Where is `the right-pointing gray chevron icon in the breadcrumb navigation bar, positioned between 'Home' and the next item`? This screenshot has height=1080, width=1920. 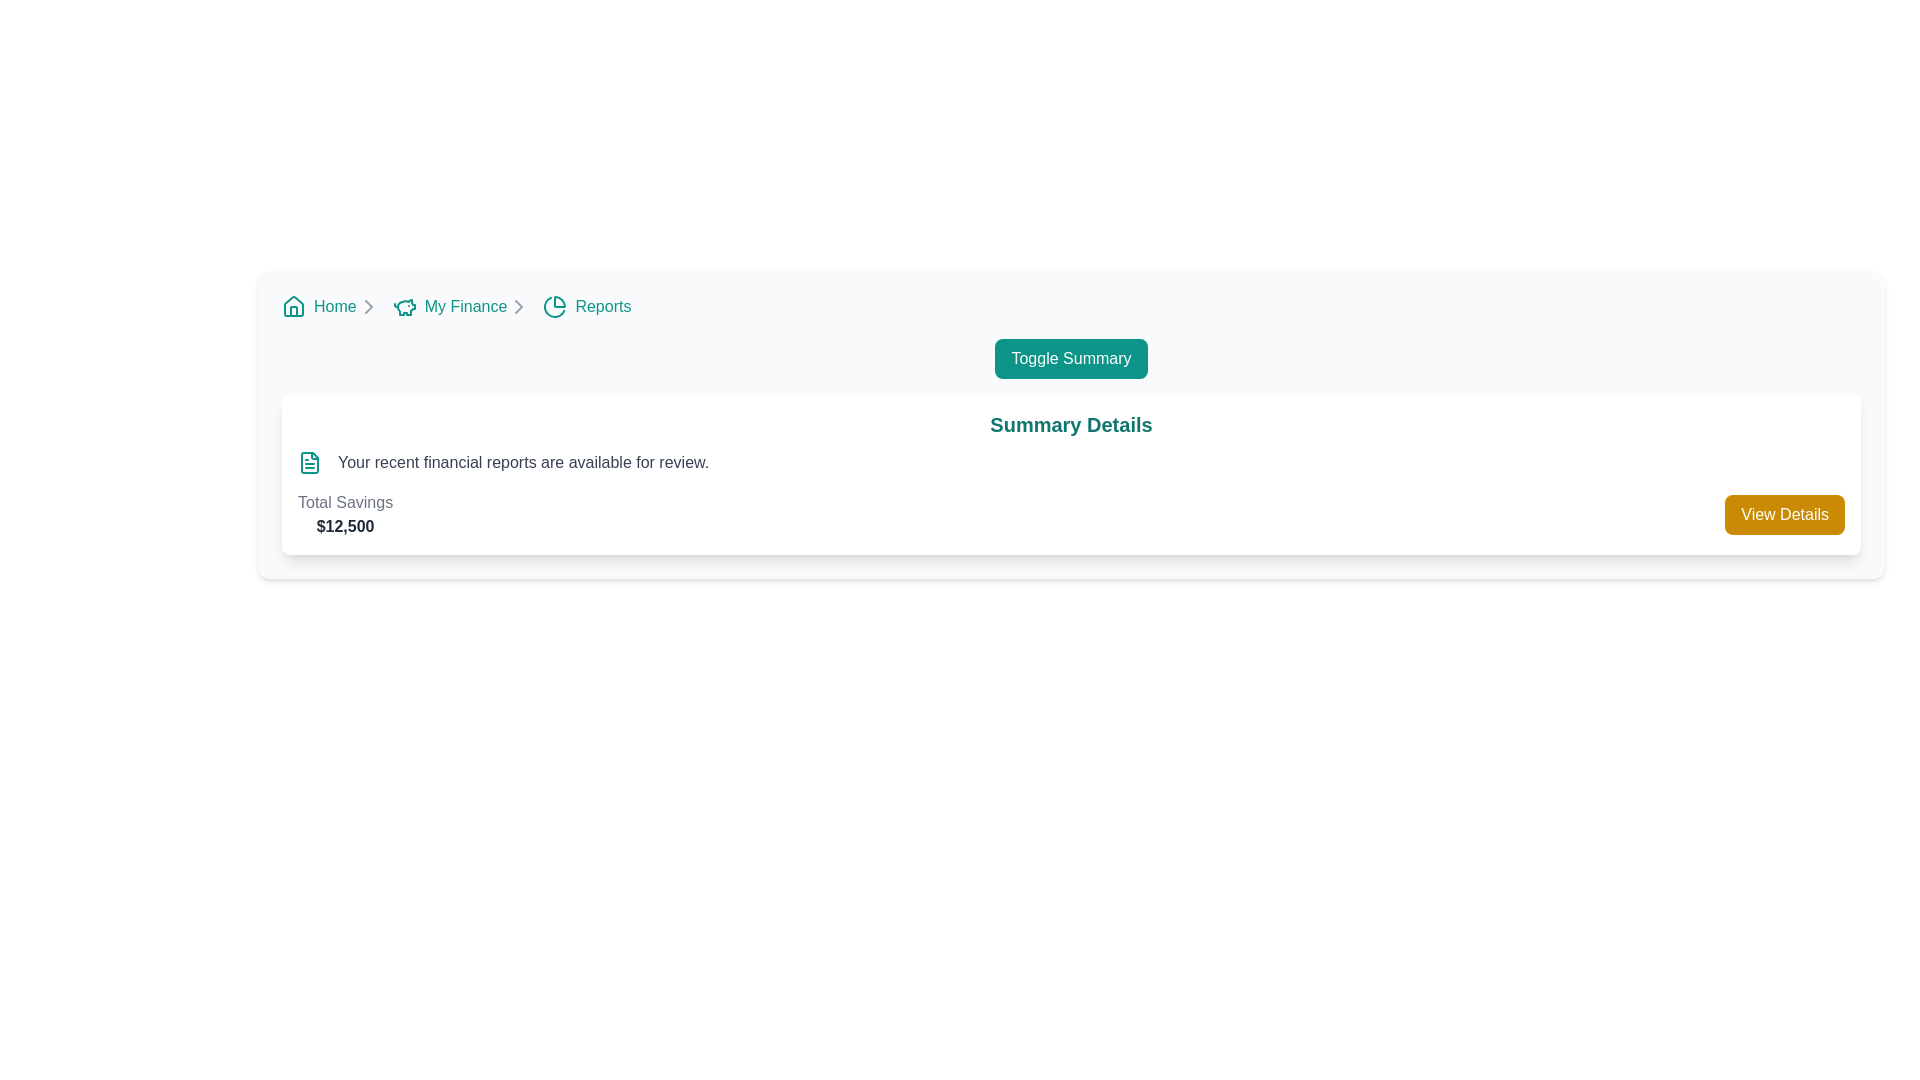 the right-pointing gray chevron icon in the breadcrumb navigation bar, positioned between 'Home' and the next item is located at coordinates (368, 307).